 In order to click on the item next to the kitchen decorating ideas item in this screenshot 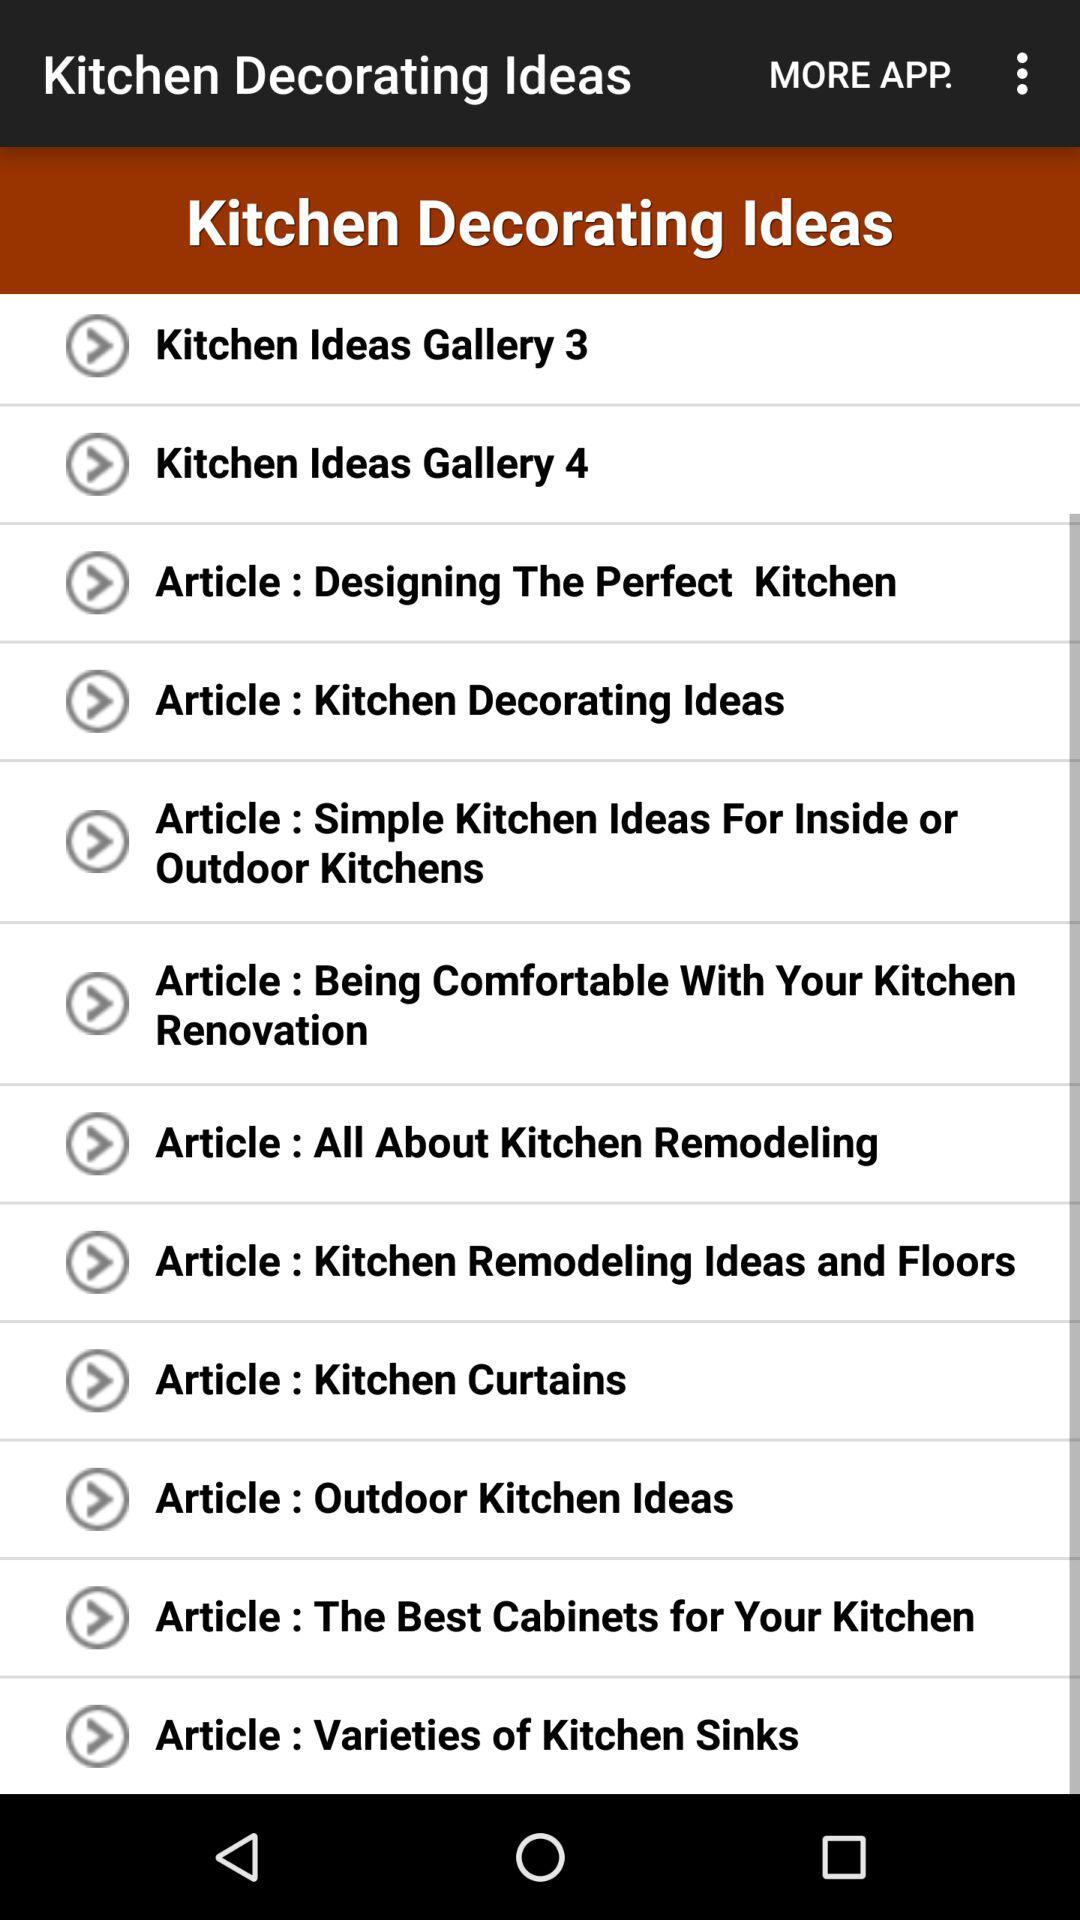, I will do `click(860, 73)`.